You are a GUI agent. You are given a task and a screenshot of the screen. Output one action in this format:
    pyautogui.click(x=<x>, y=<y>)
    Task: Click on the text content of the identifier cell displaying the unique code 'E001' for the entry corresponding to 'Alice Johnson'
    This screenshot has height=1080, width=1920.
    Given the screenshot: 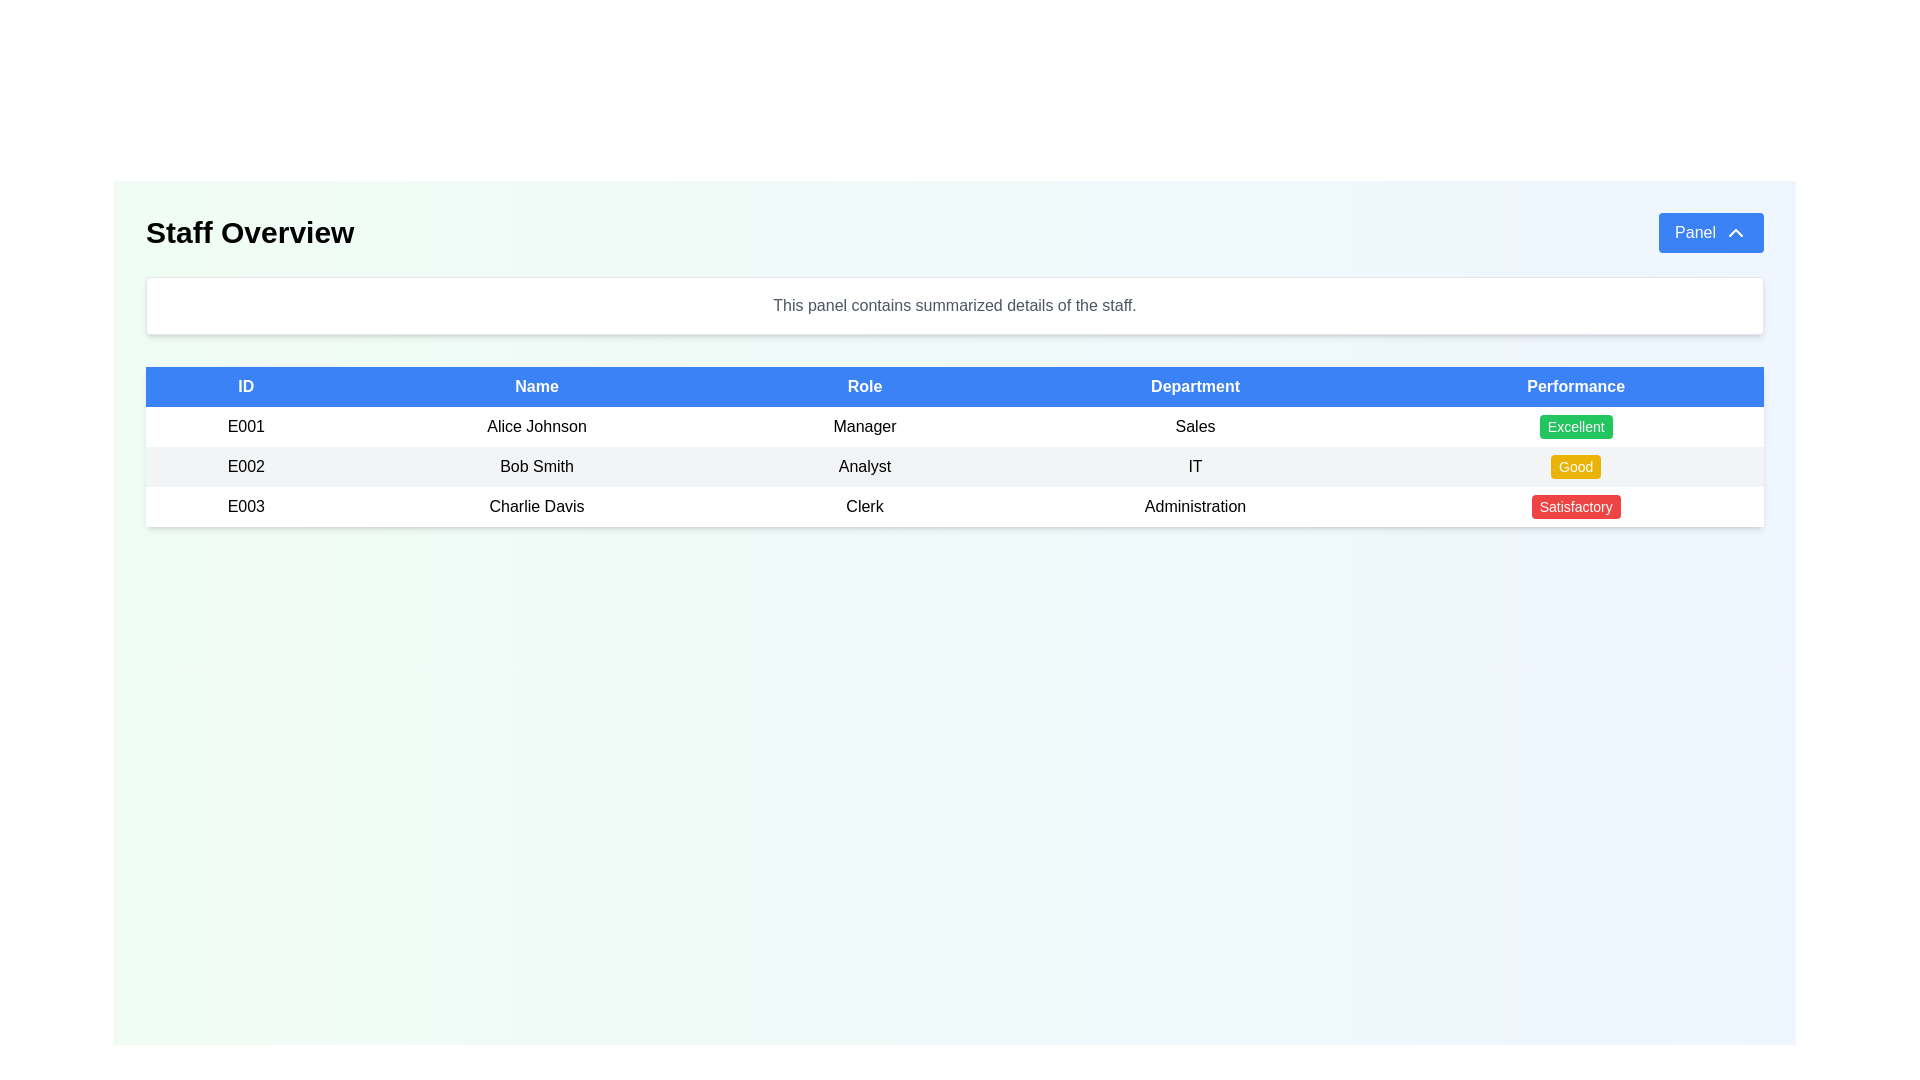 What is the action you would take?
    pyautogui.click(x=245, y=426)
    